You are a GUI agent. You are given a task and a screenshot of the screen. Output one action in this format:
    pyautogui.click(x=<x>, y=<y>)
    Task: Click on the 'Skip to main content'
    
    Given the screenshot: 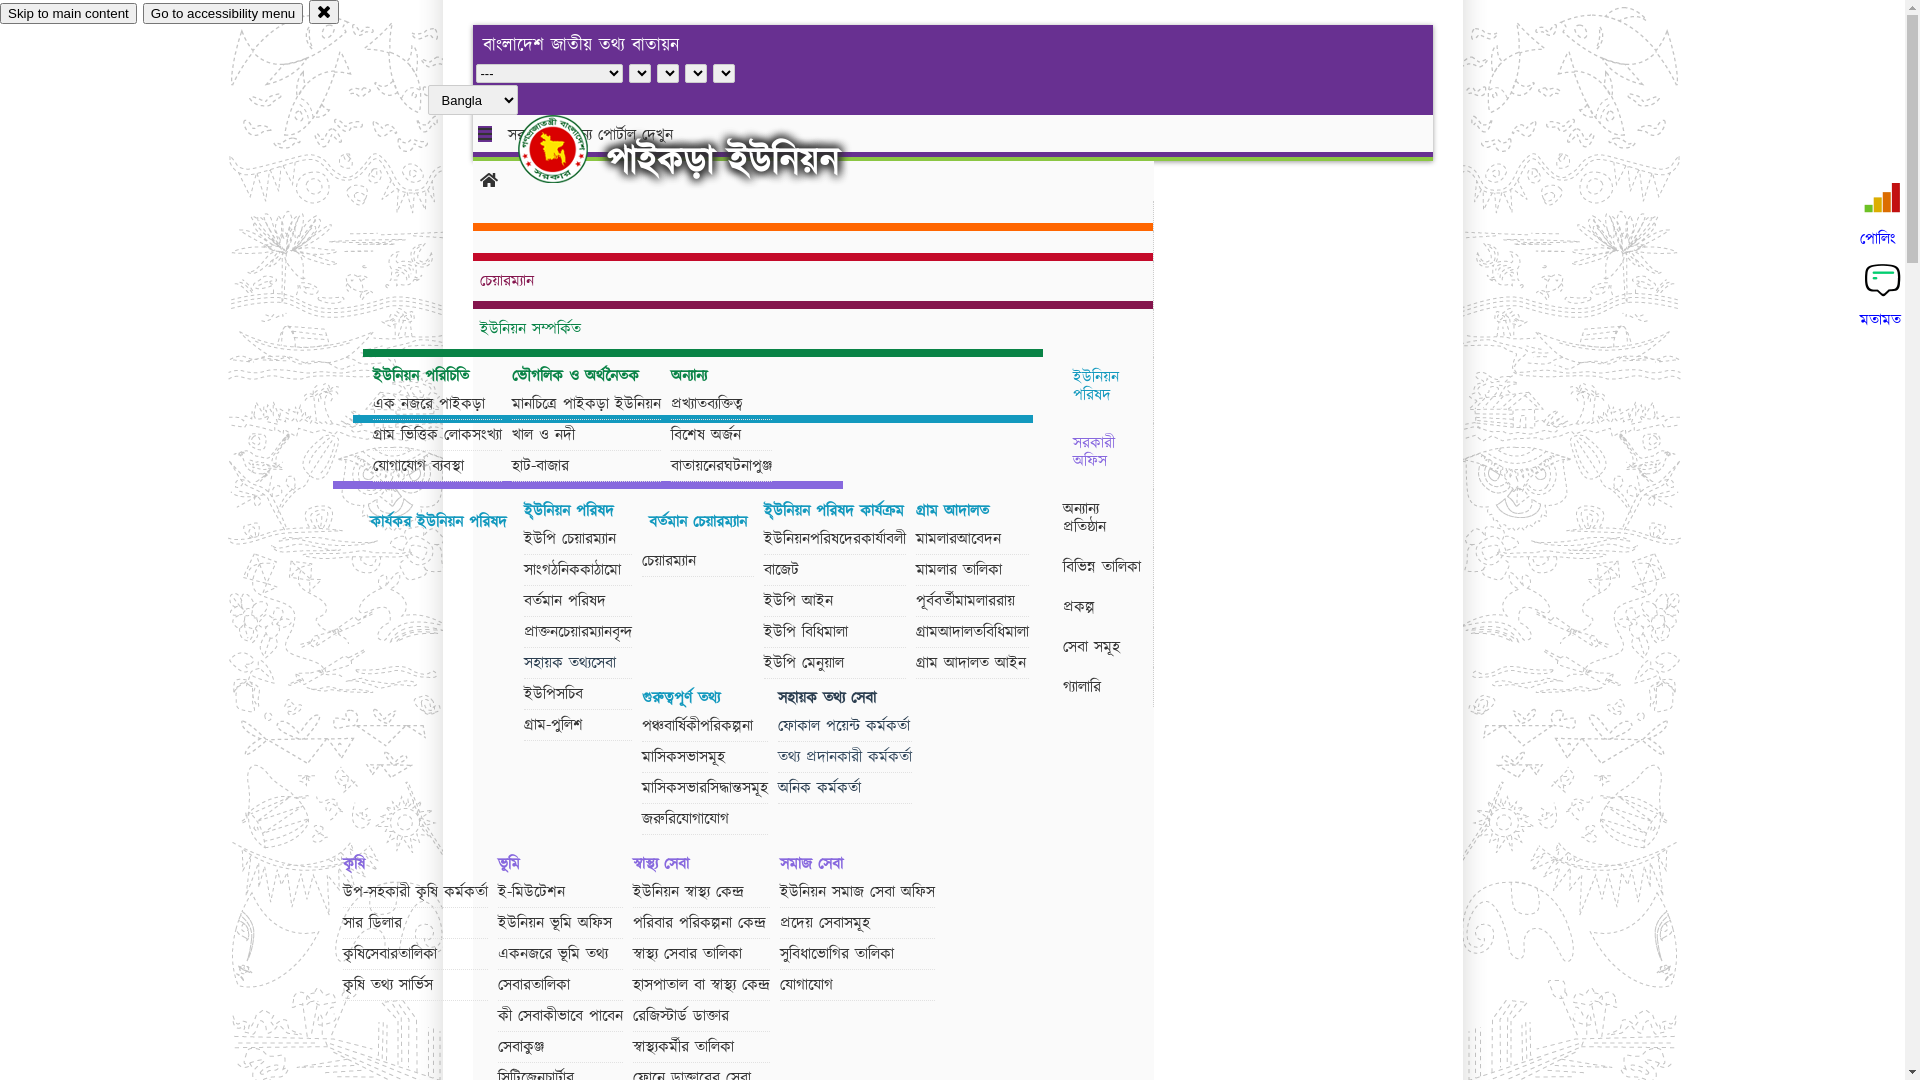 What is the action you would take?
    pyautogui.click(x=68, y=13)
    